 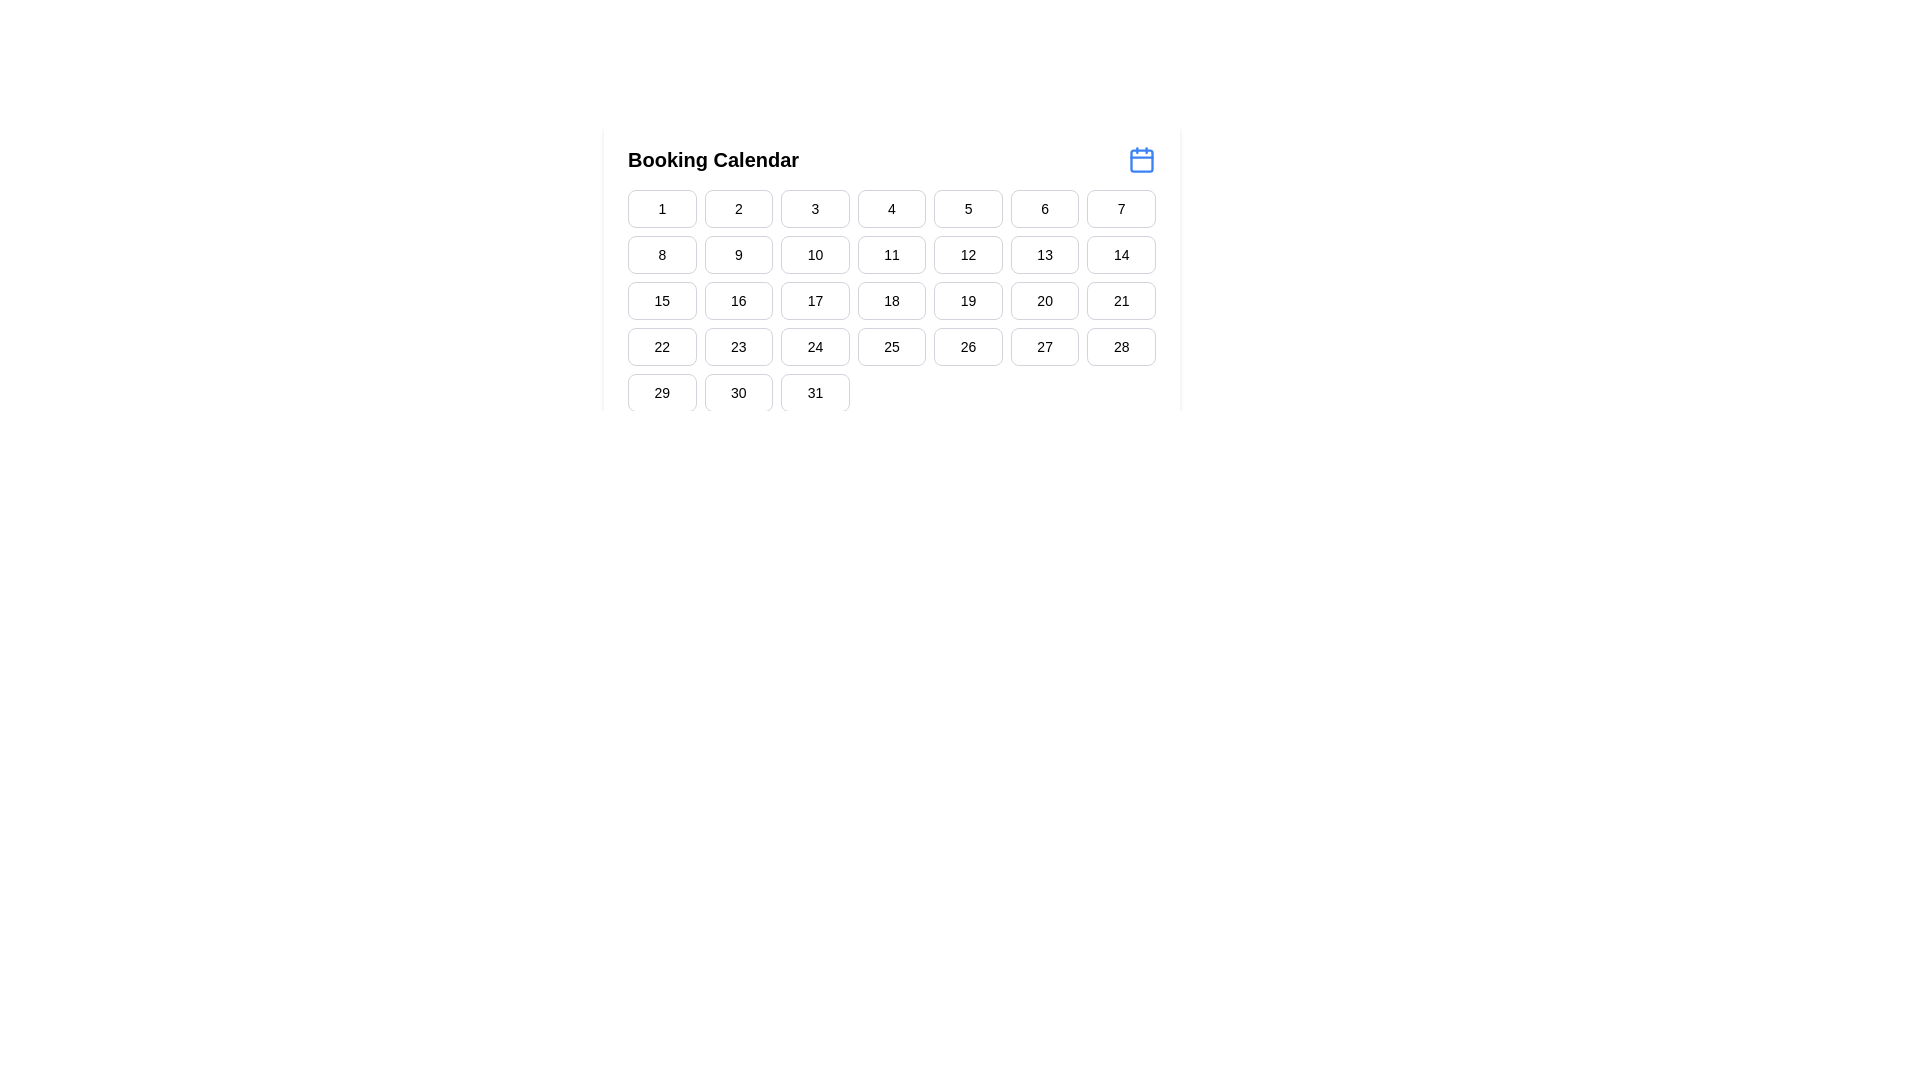 I want to click on the button labeled '10', which is a rectangular button with rounded corners and a white background, so click(x=815, y=253).